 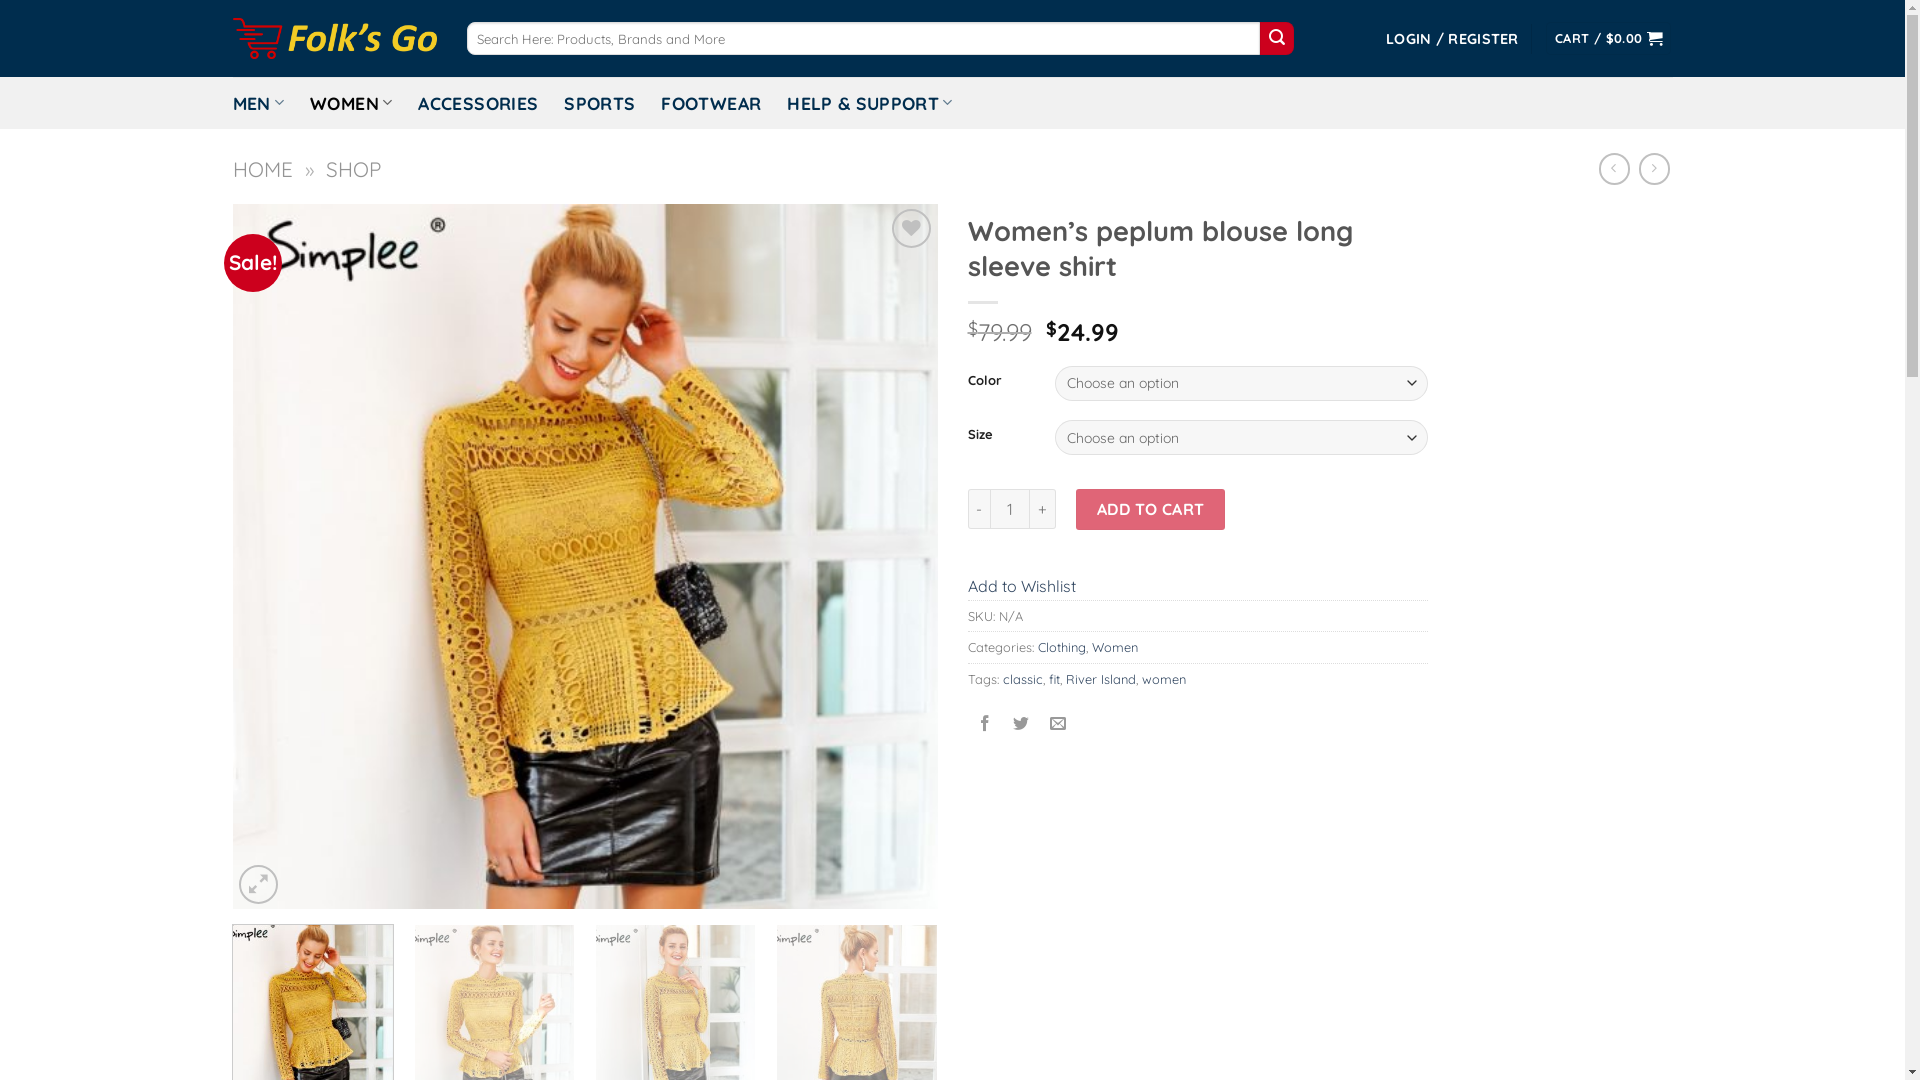 What do you see at coordinates (1452, 38) in the screenshot?
I see `'LOGIN / REGISTER'` at bounding box center [1452, 38].